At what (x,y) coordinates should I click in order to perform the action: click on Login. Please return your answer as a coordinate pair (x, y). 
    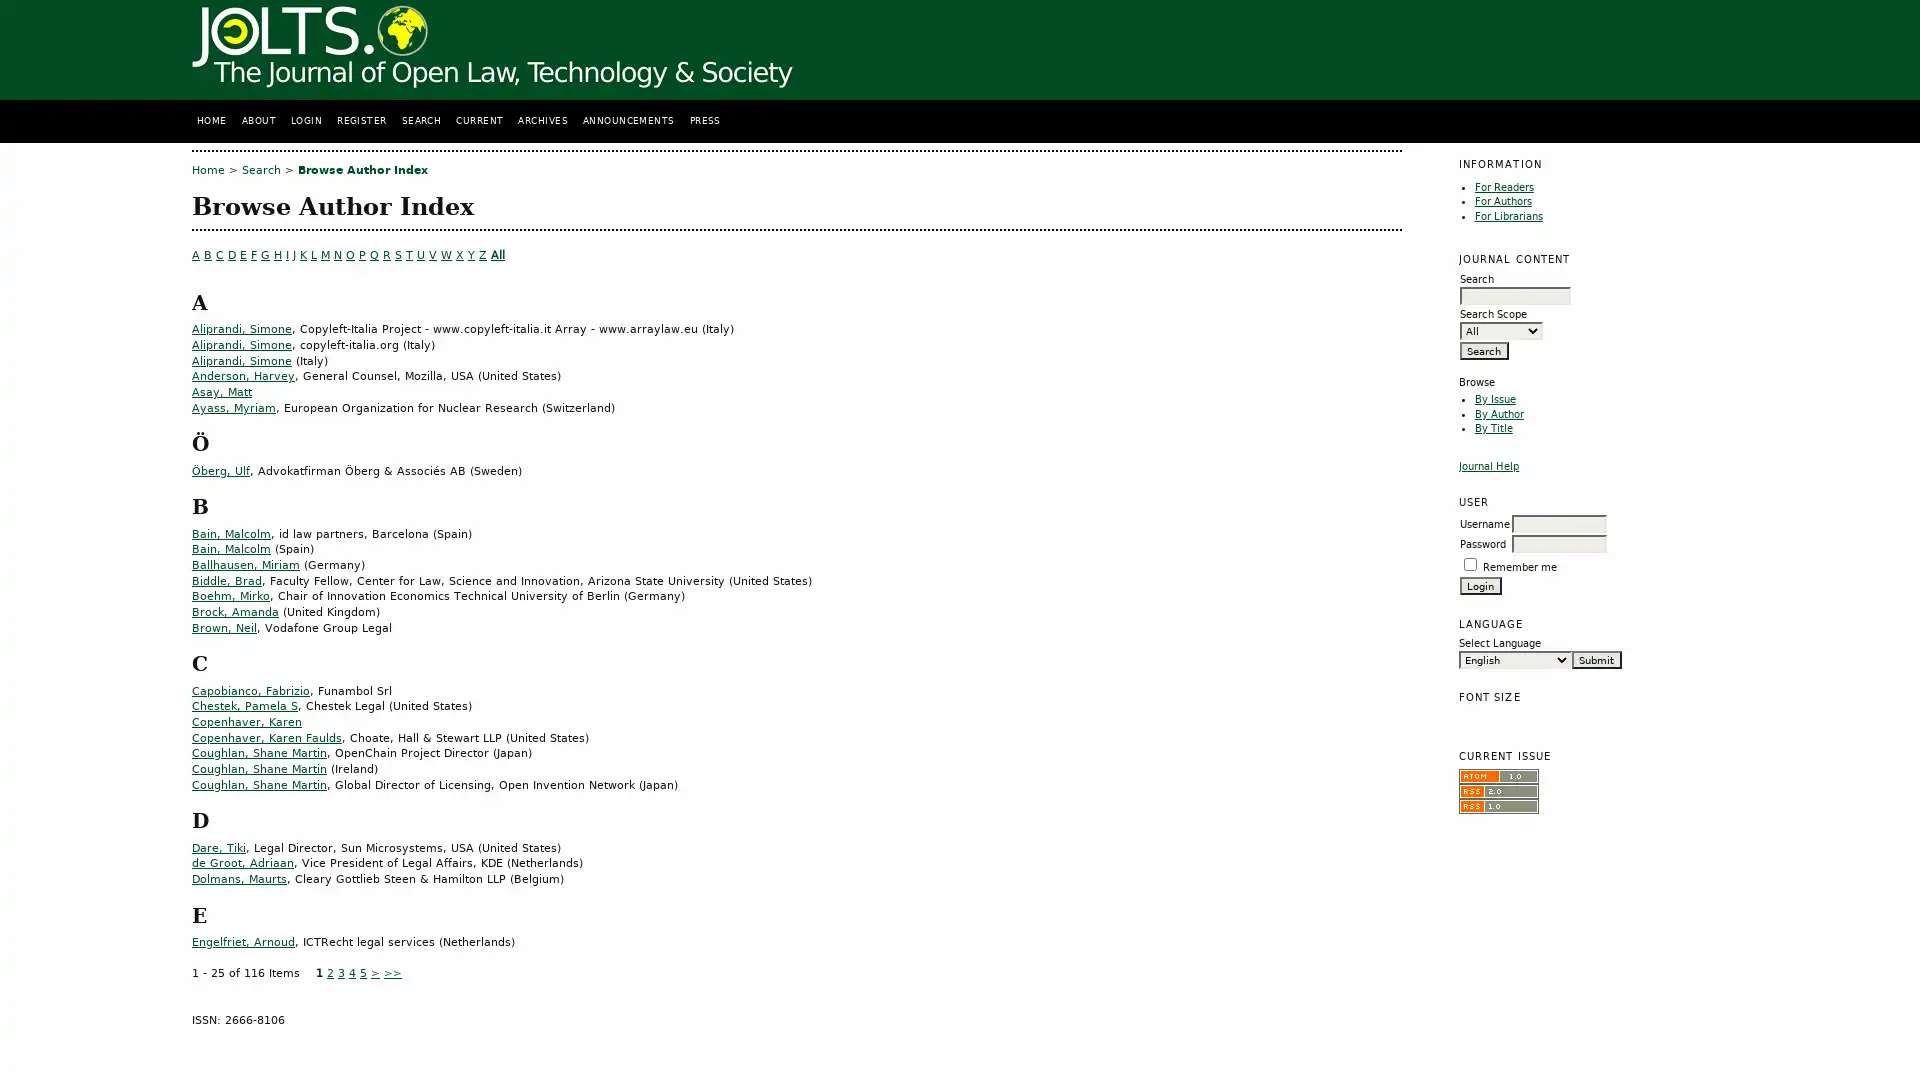
    Looking at the image, I should click on (1480, 585).